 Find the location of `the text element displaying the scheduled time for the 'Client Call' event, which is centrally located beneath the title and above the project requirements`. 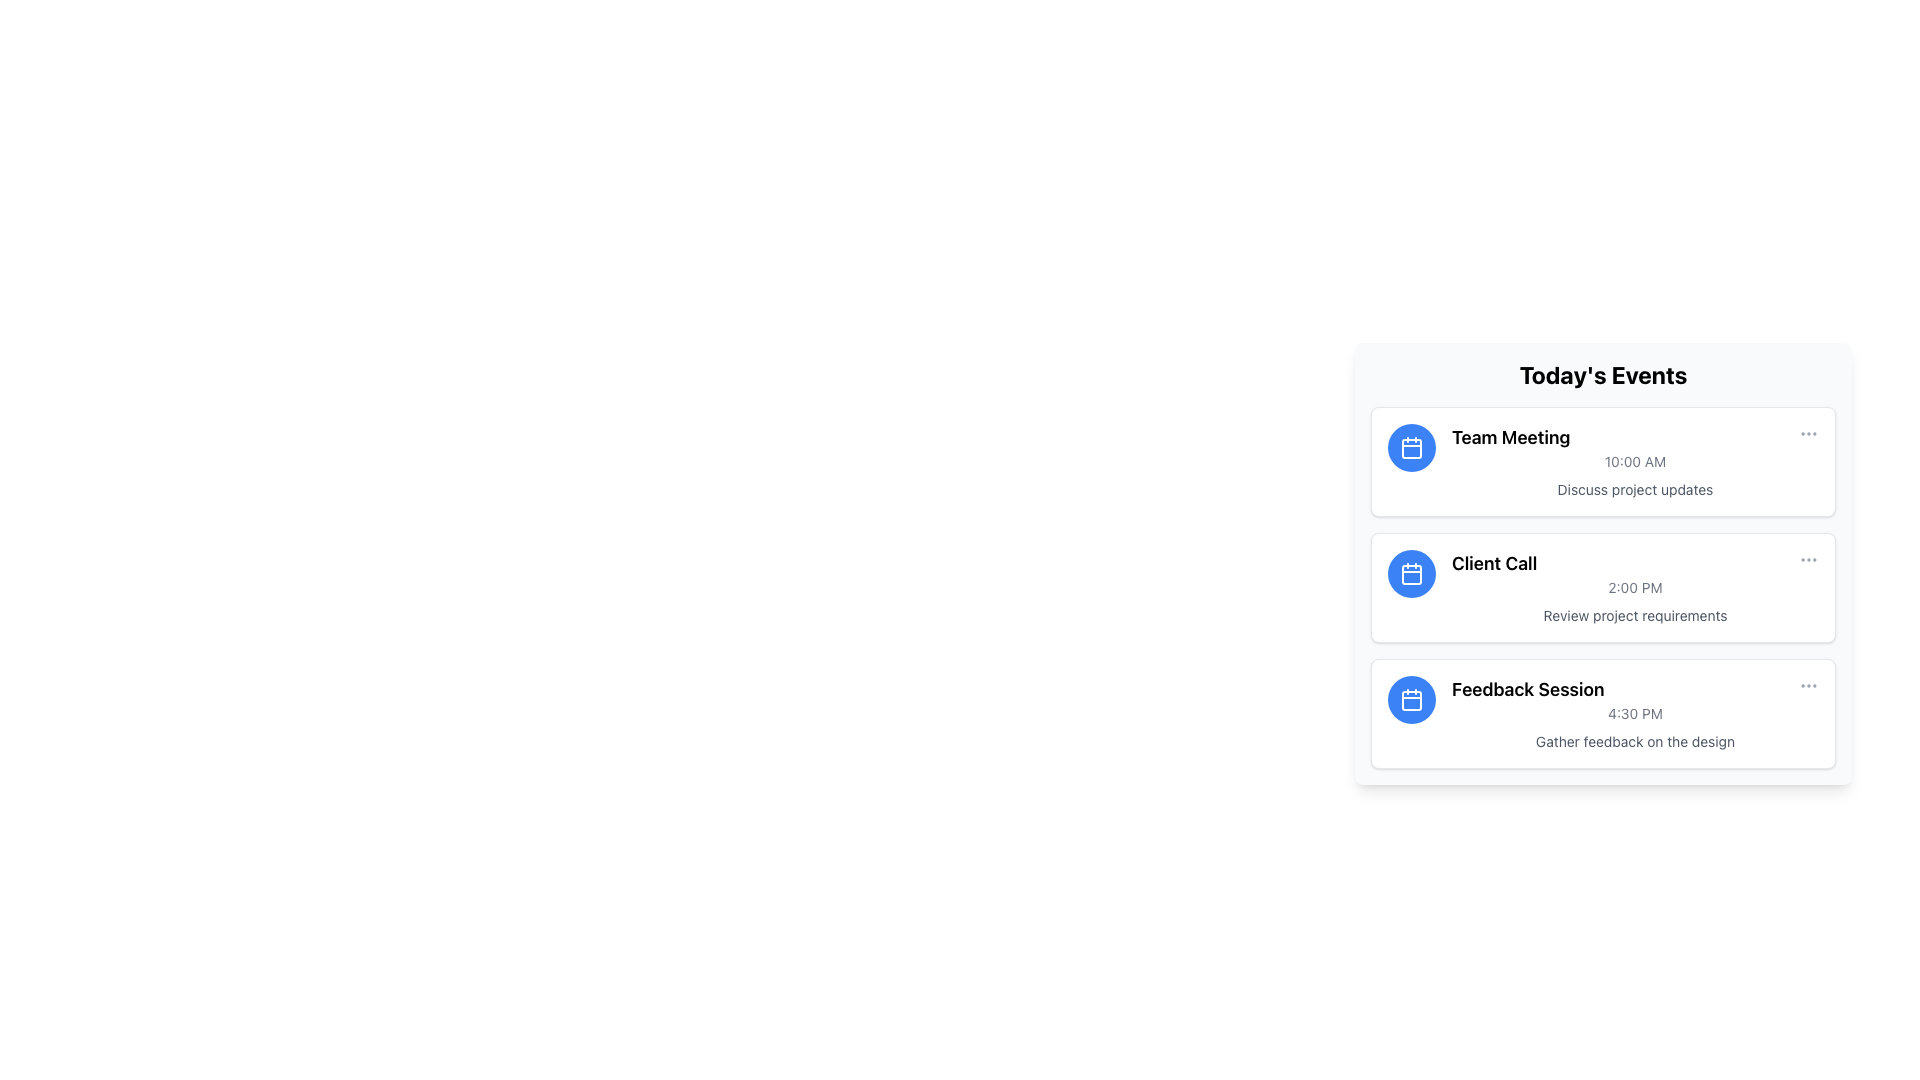

the text element displaying the scheduled time for the 'Client Call' event, which is centrally located beneath the title and above the project requirements is located at coordinates (1635, 586).